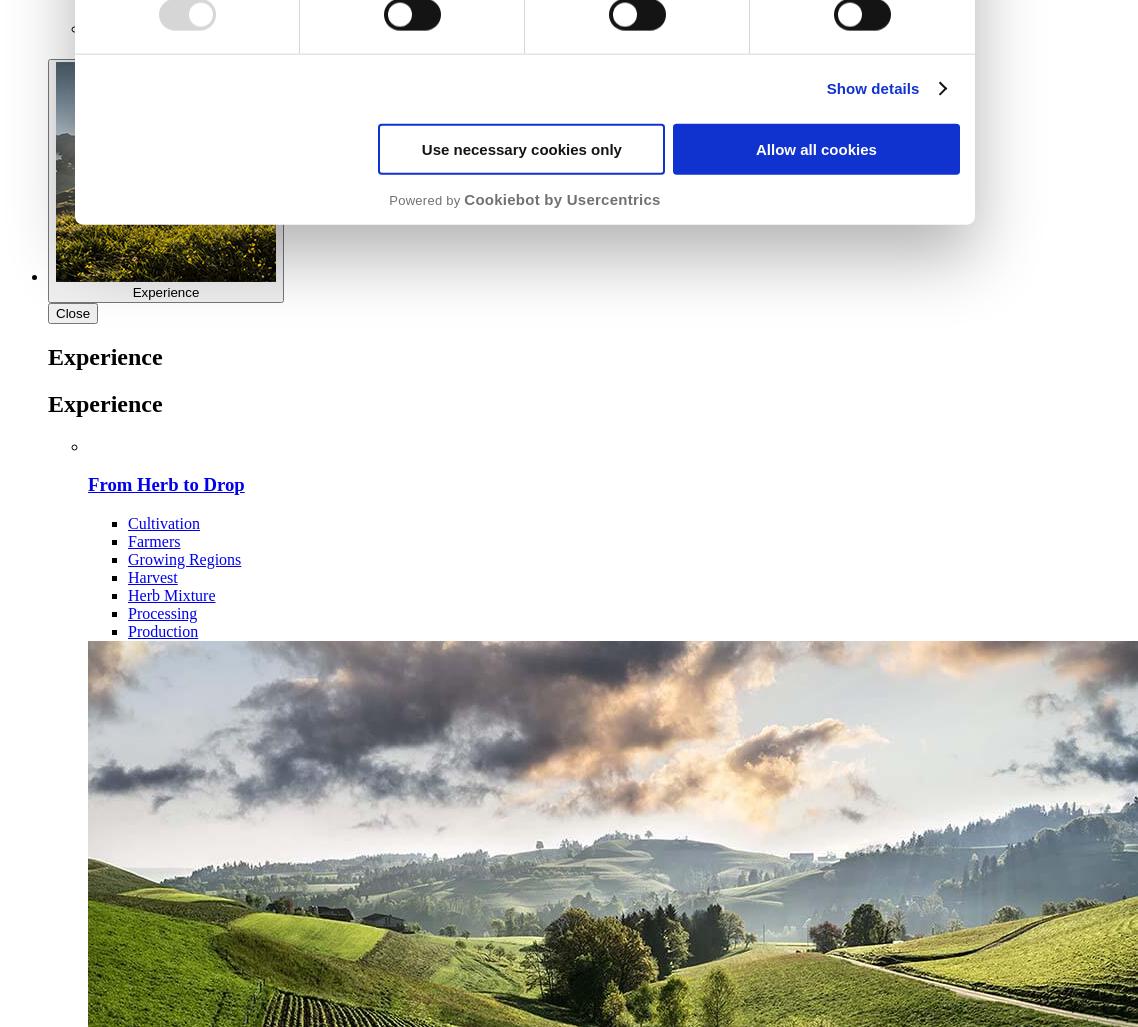 Image resolution: width=1138 pixels, height=1027 pixels. What do you see at coordinates (162, 630) in the screenshot?
I see `'Production'` at bounding box center [162, 630].